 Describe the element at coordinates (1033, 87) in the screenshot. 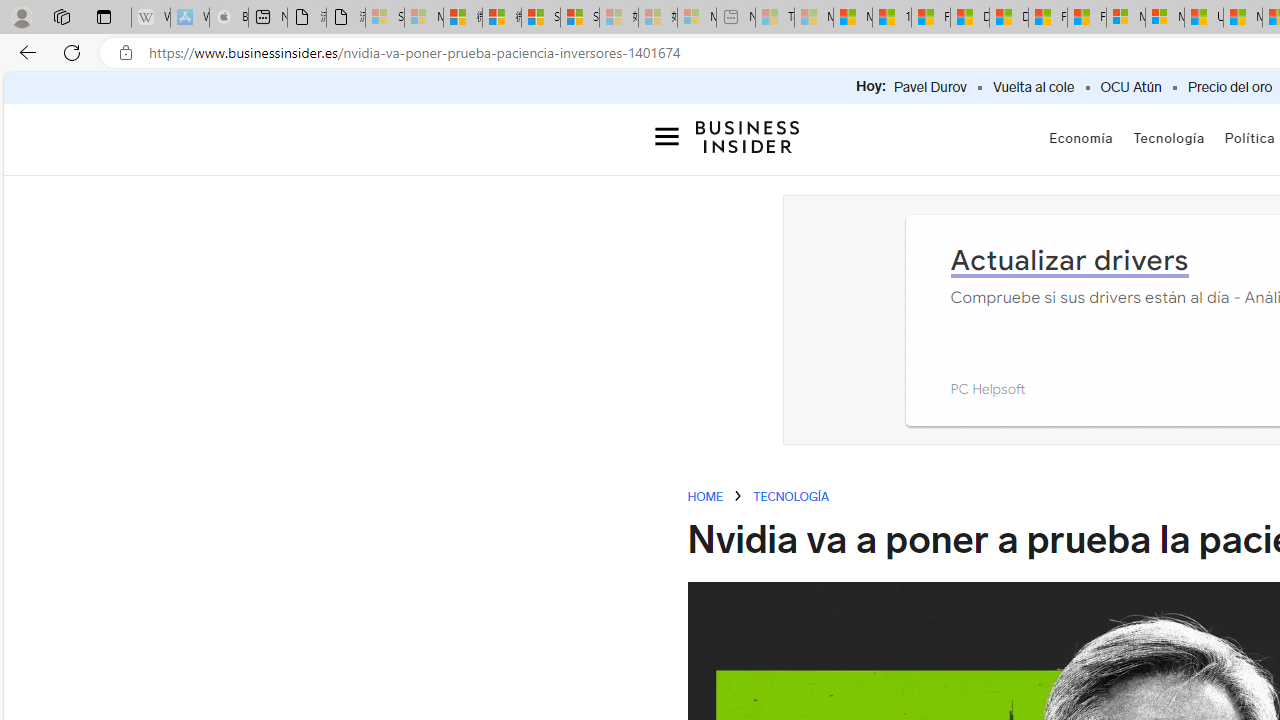

I see `'Vuelta al cole'` at that location.